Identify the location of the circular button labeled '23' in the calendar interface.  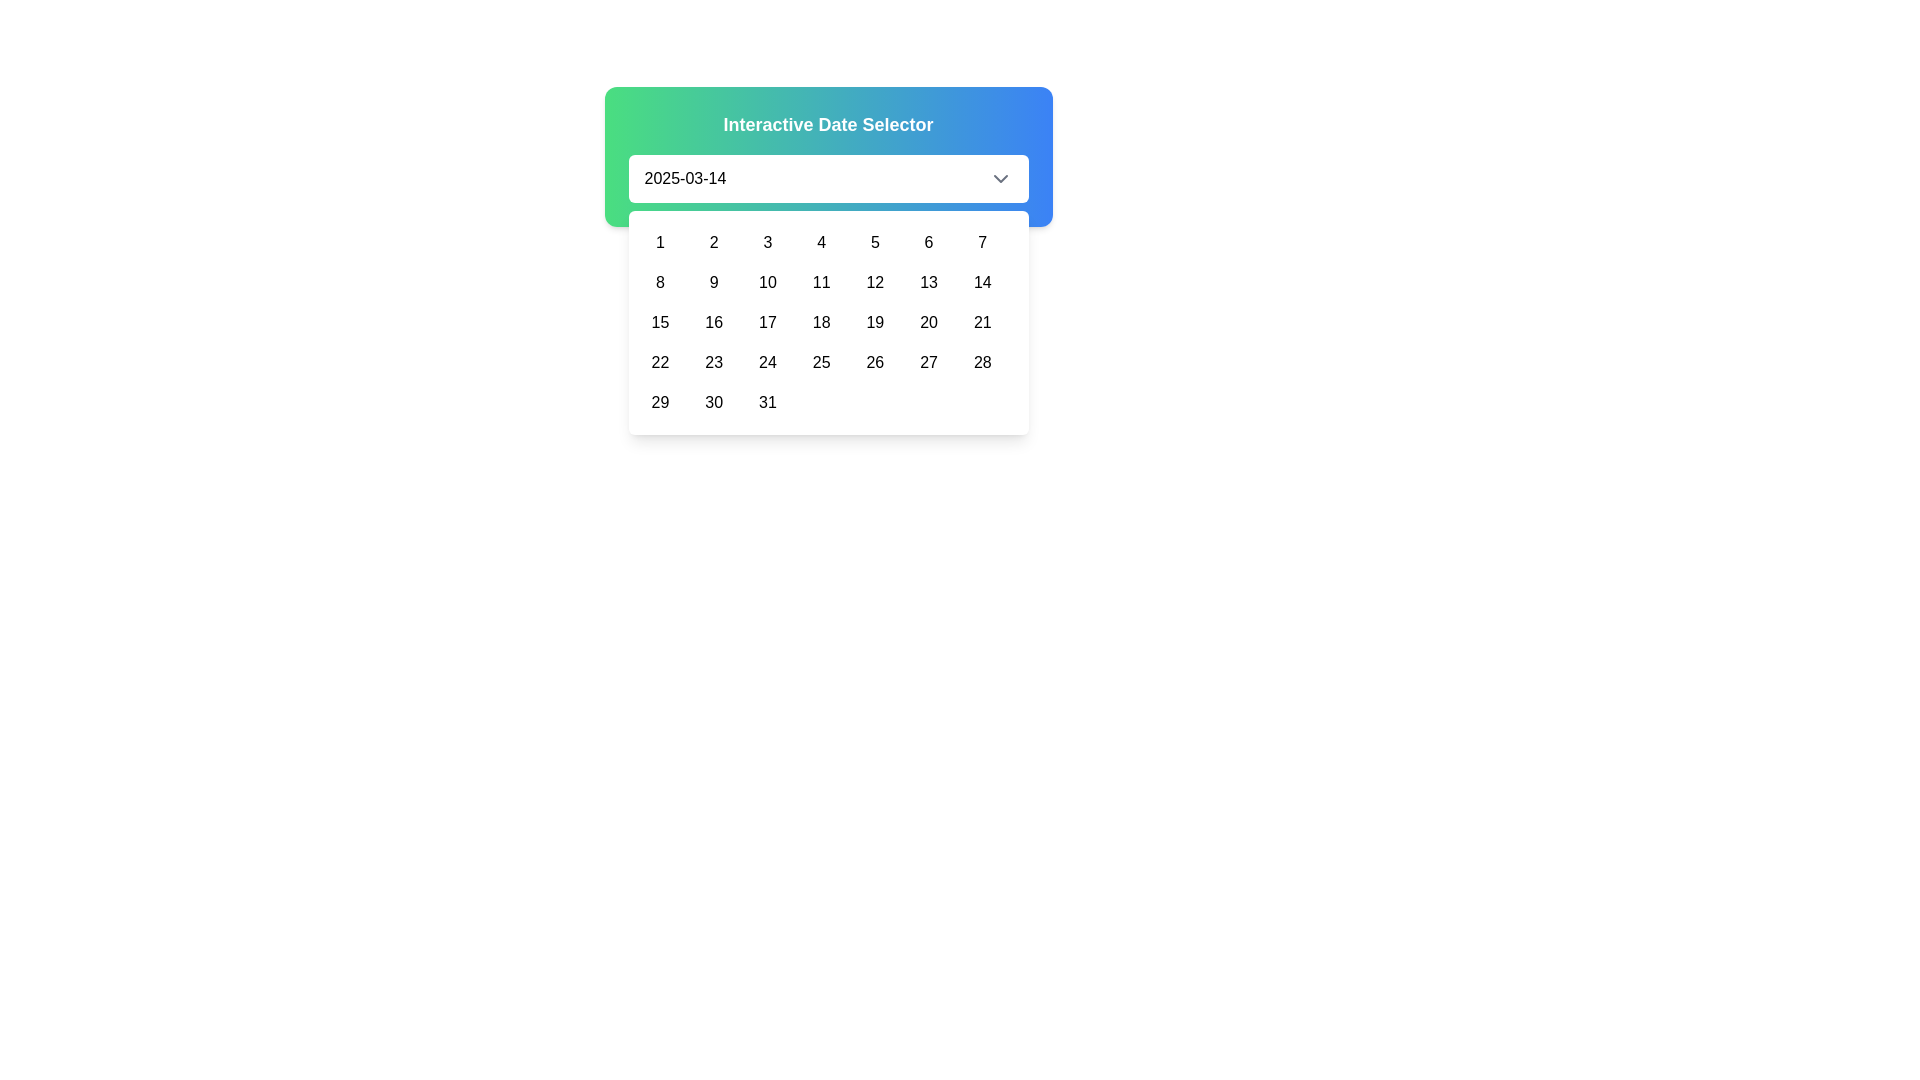
(714, 362).